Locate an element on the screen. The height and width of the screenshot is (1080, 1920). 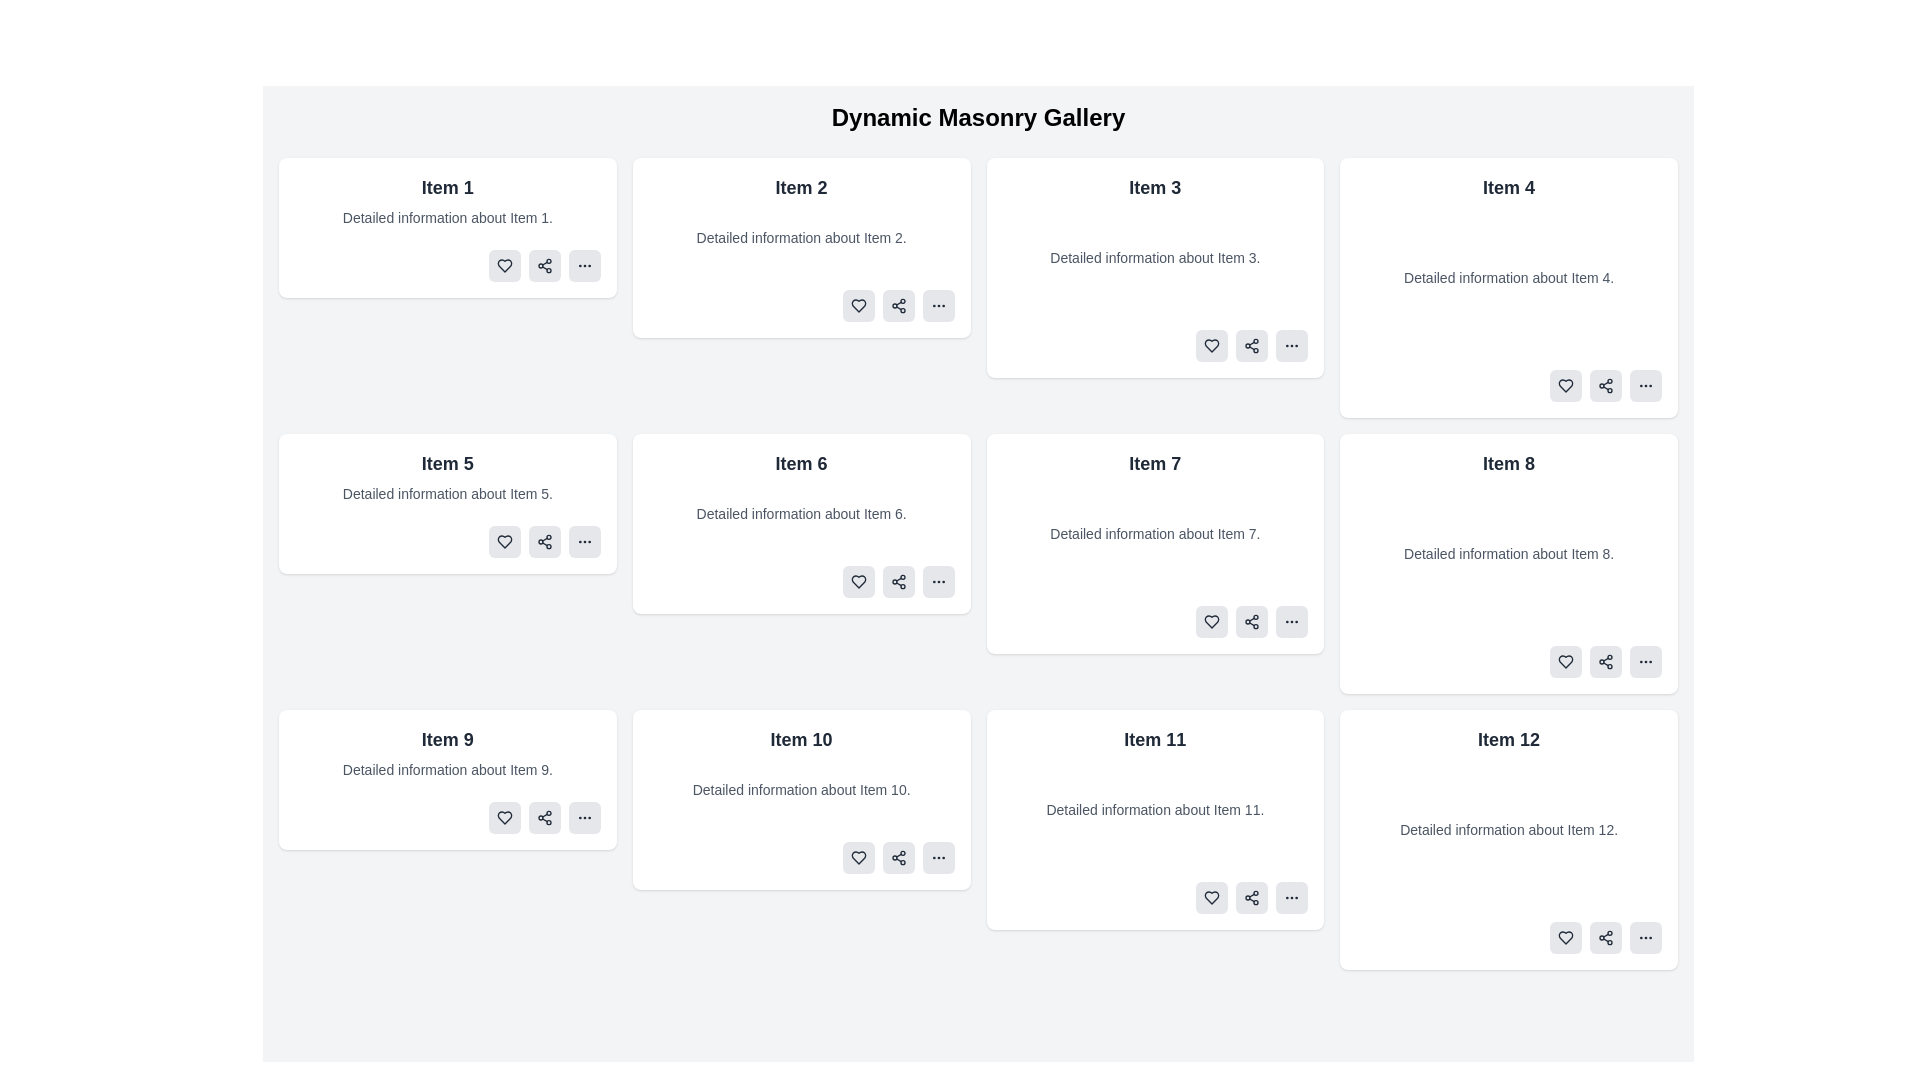
the sharing icon located between the heart icon and the ellipsis menu icon in the footer area of 'Item 12' is located at coordinates (1606, 937).